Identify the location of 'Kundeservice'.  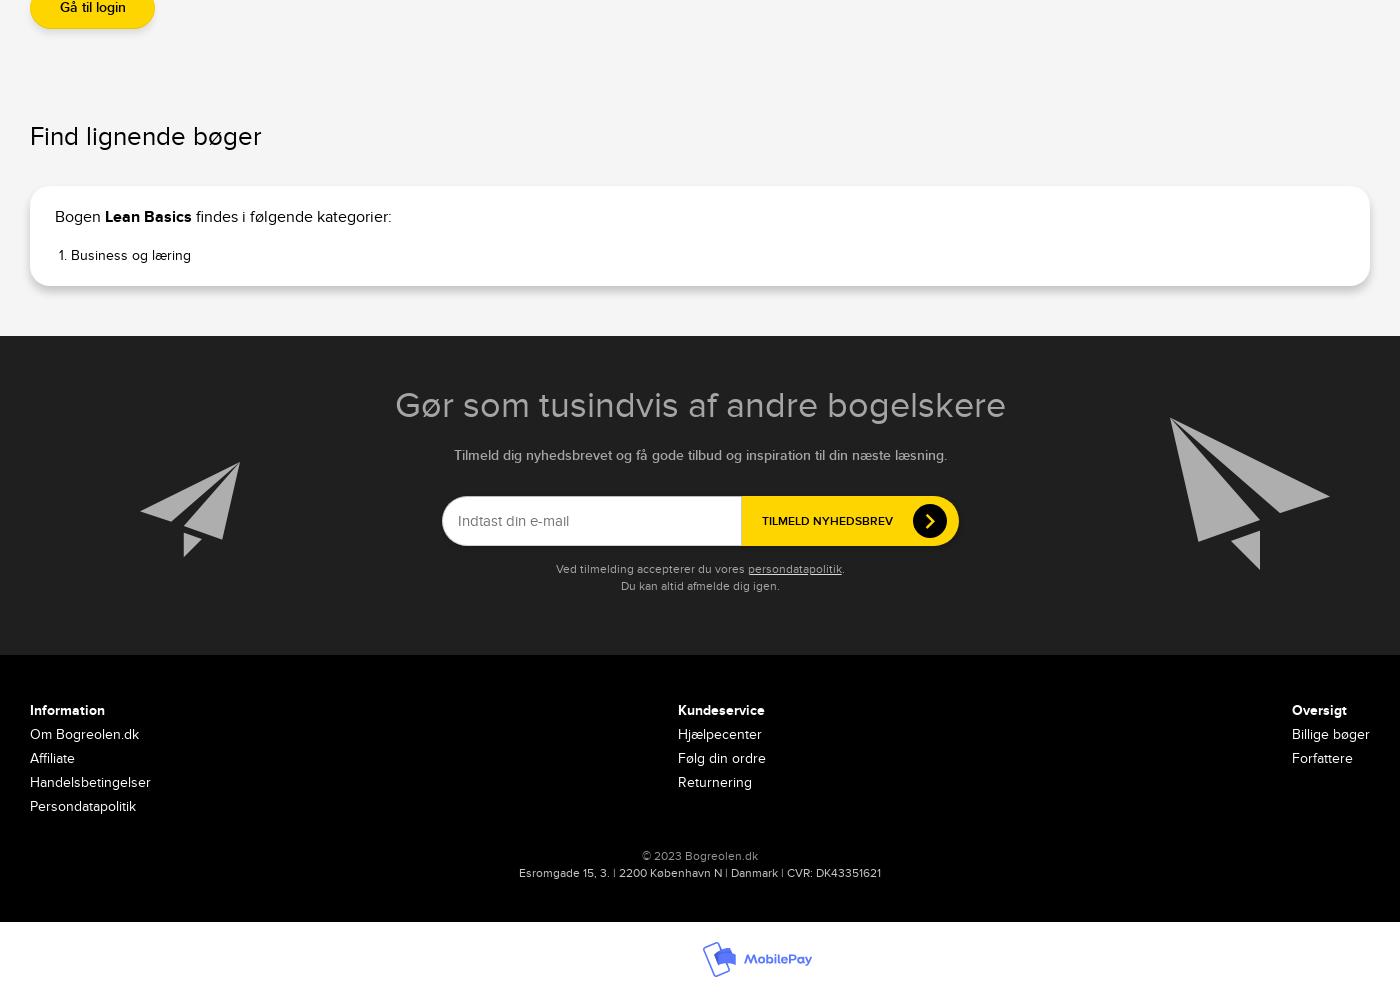
(719, 708).